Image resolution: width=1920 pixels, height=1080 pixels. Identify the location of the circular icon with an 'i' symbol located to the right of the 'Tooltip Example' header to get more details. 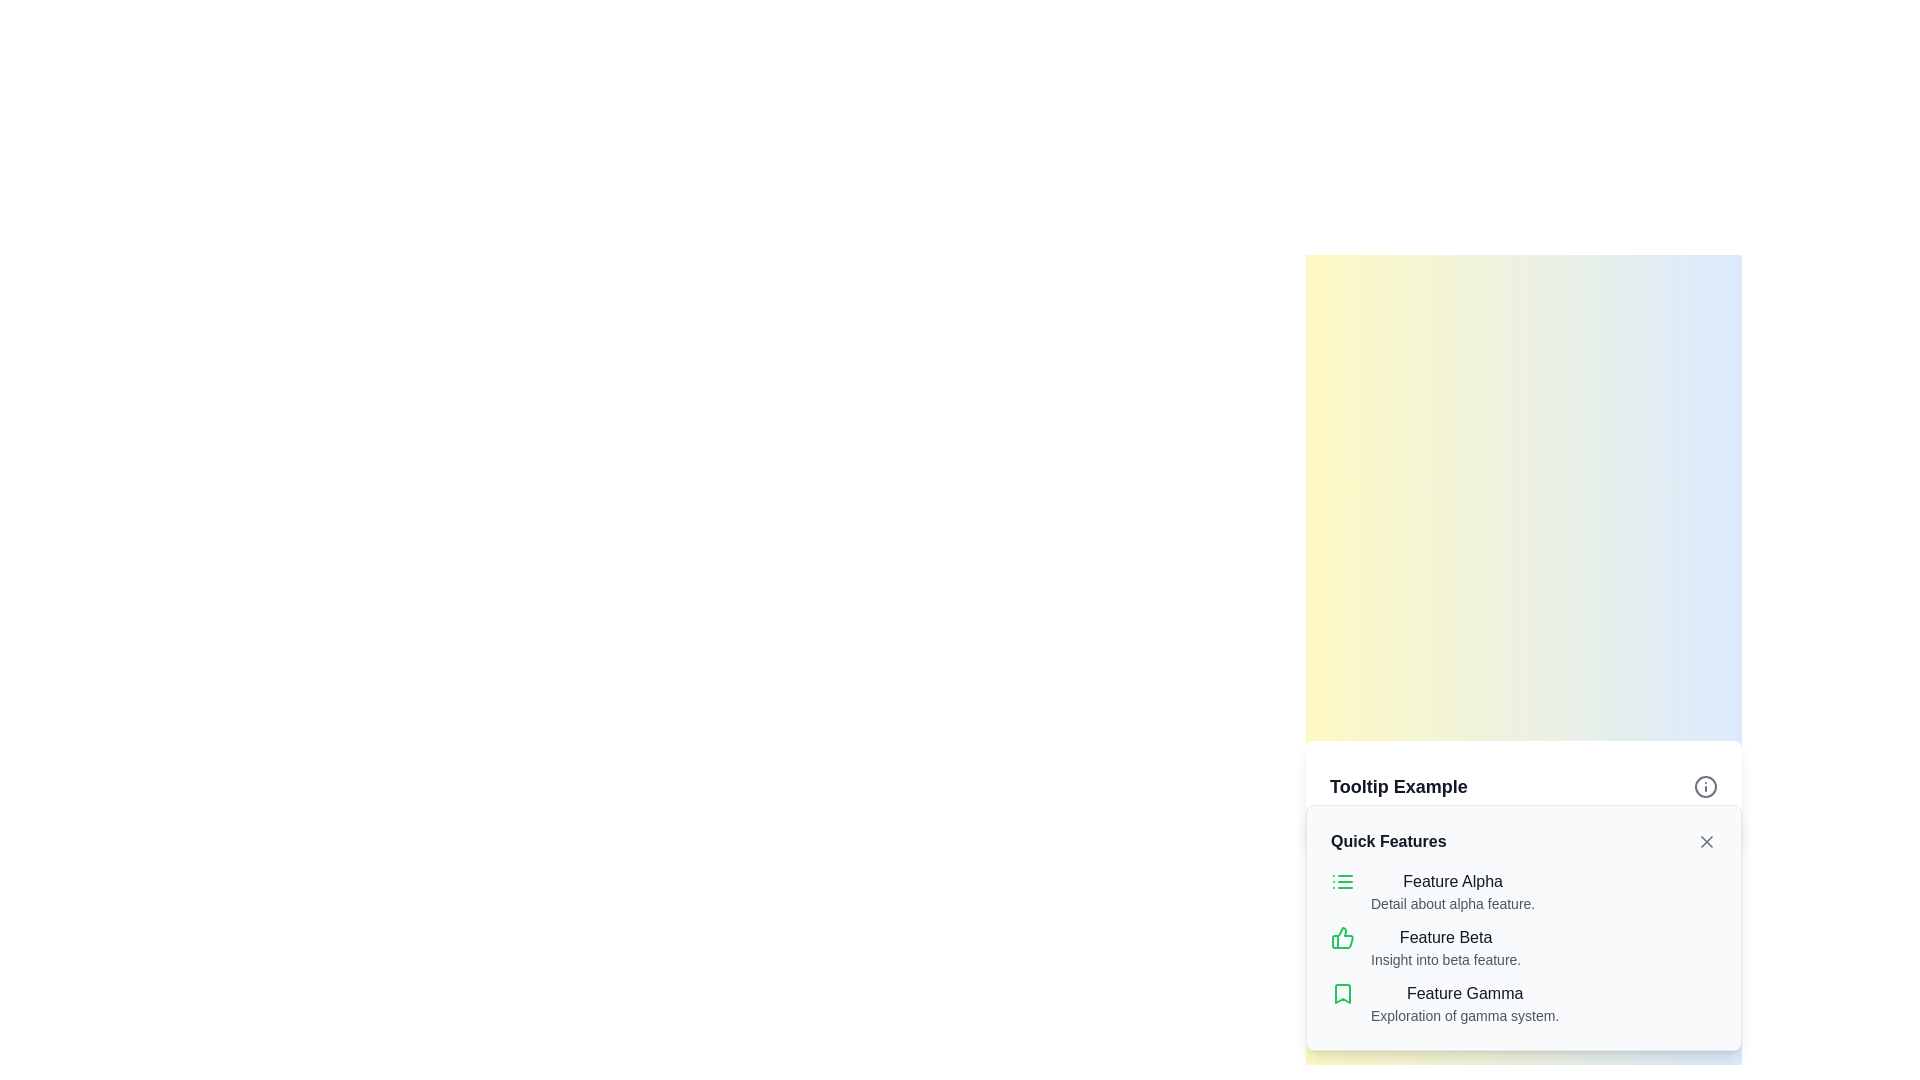
(1704, 785).